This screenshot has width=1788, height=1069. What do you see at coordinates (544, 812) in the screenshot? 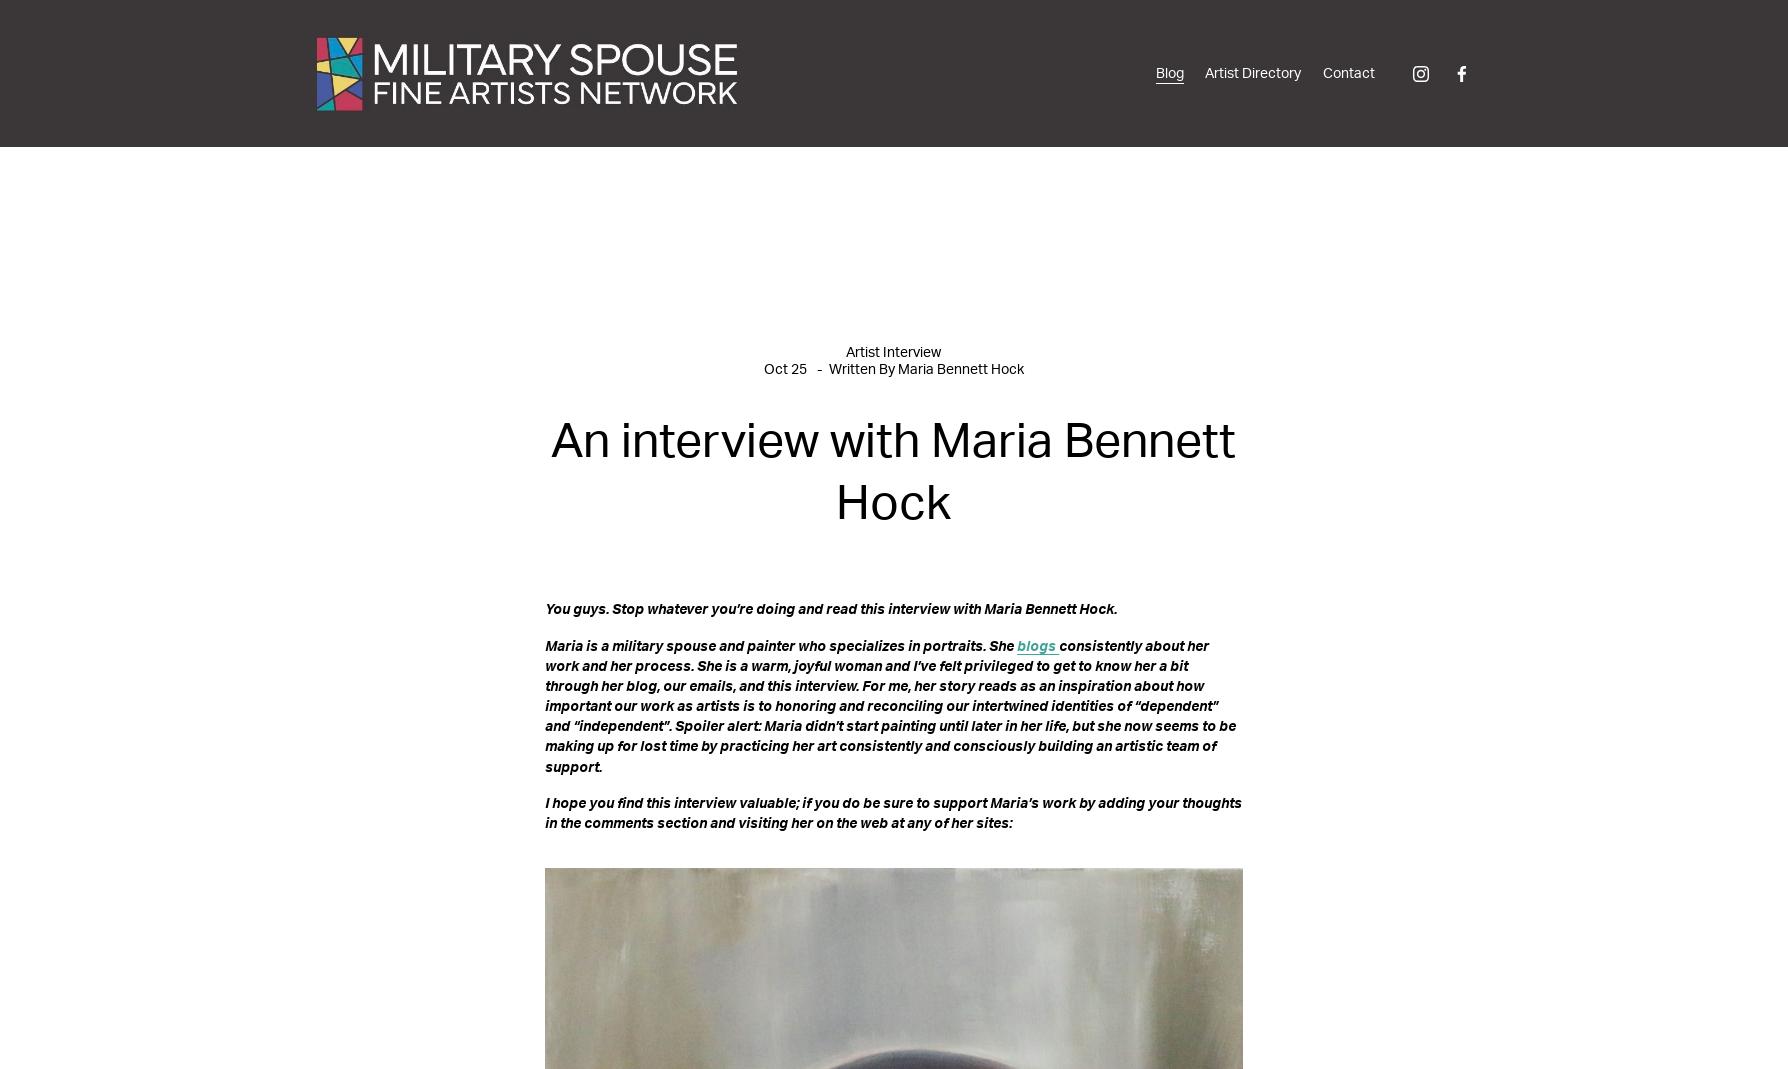
I see `'I hope you find this interview valuable; if you do be sure to support Maria’s work by adding your thoughts in the comments section and visiting her on the web at any of her sites:'` at bounding box center [544, 812].